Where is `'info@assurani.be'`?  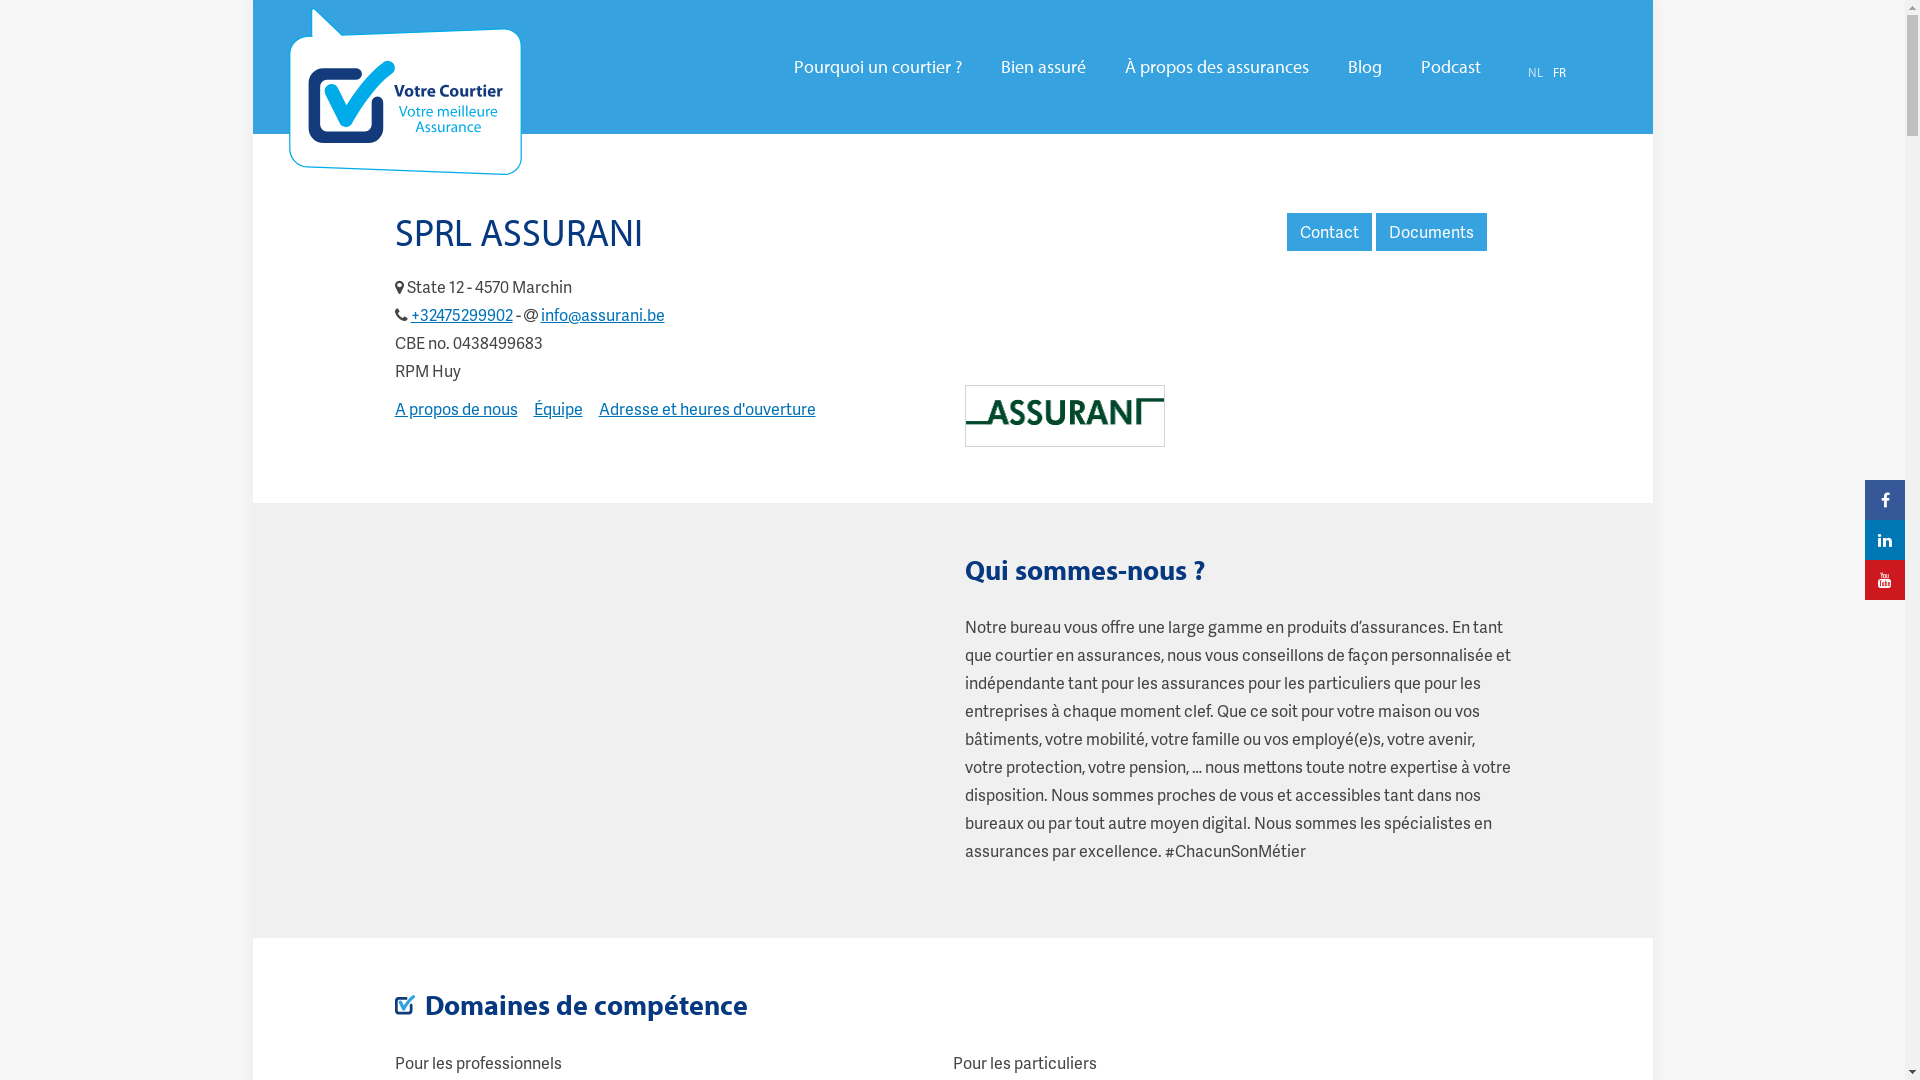
'info@assurani.be' is located at coordinates (539, 314).